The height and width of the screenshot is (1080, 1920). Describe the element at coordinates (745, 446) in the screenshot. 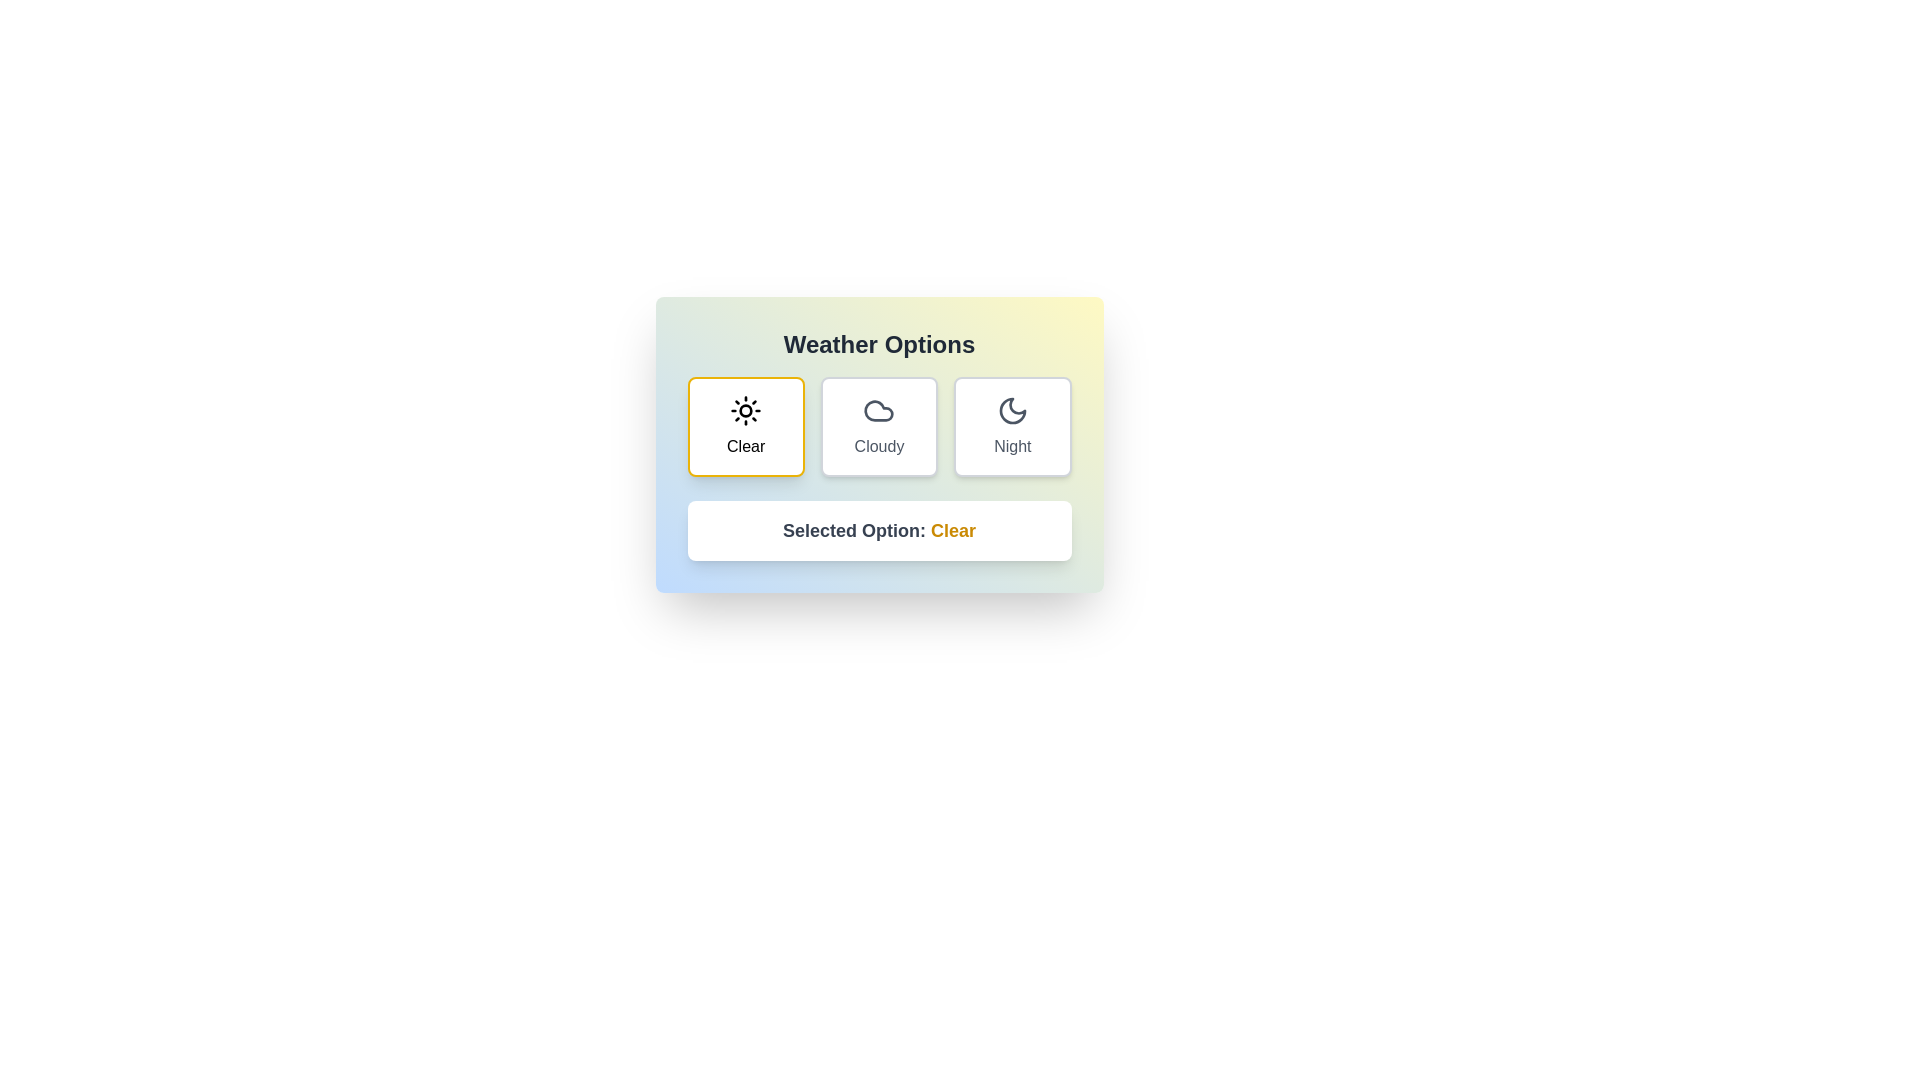

I see `text content of the 'Clear' label located below the sun icon in the weather selection panel` at that location.